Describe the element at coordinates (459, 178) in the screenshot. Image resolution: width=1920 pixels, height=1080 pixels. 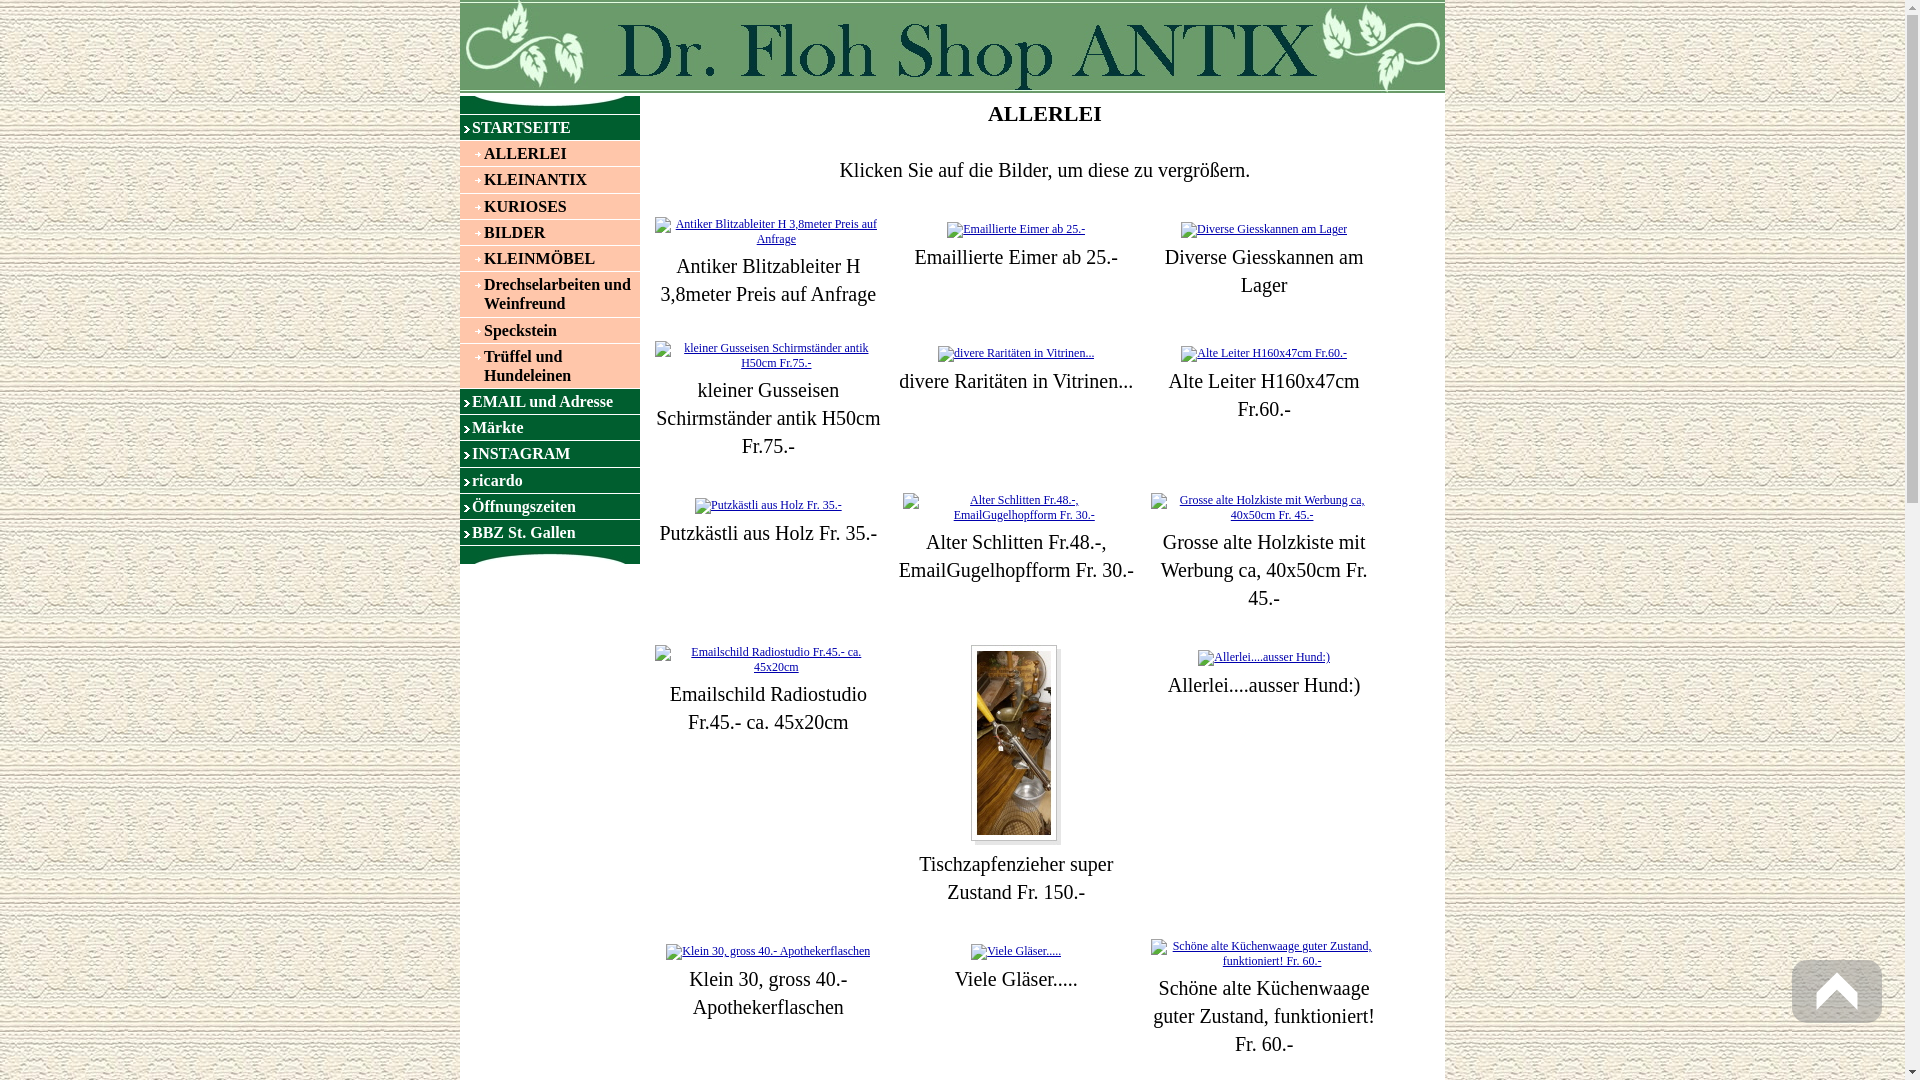
I see `'KLEINANTIX'` at that location.